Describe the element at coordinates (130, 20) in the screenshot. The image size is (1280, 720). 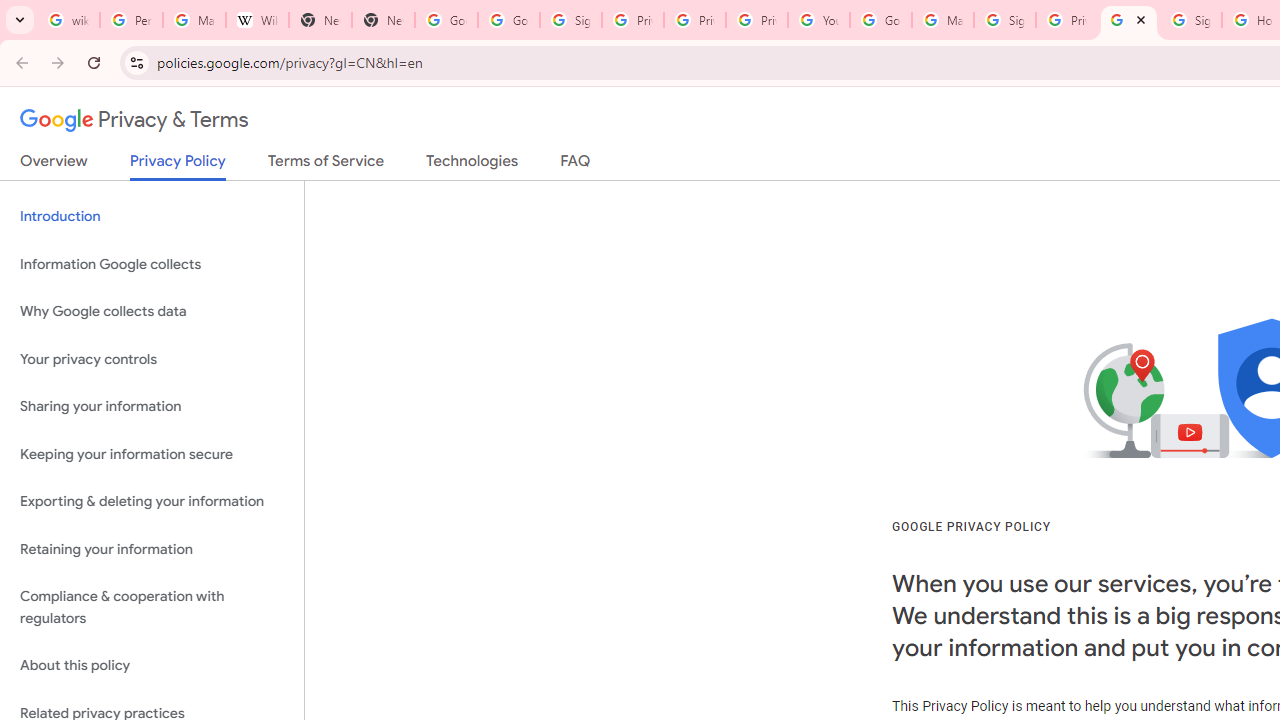
I see `'Personalization & Google Search results - Google Search Help'` at that location.